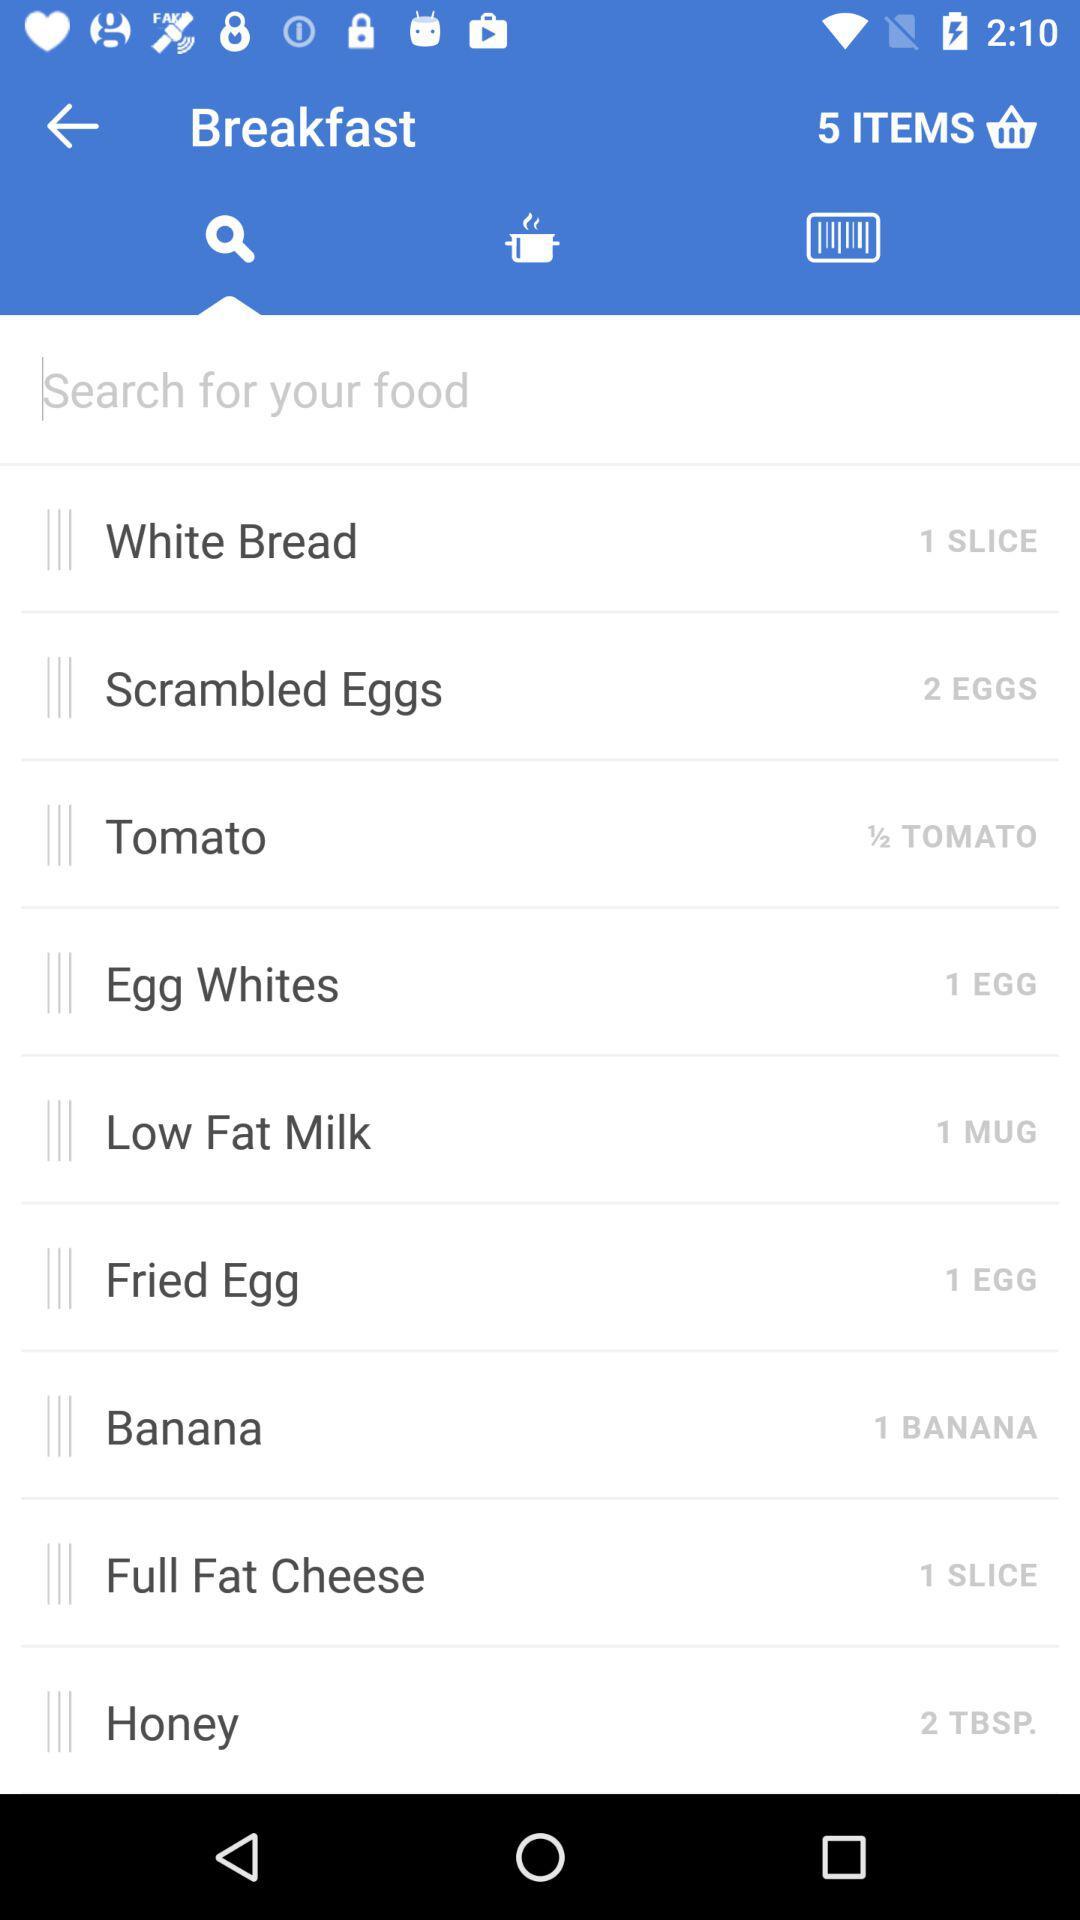 Image resolution: width=1080 pixels, height=1920 pixels. I want to click on bar code scan, so click(843, 261).